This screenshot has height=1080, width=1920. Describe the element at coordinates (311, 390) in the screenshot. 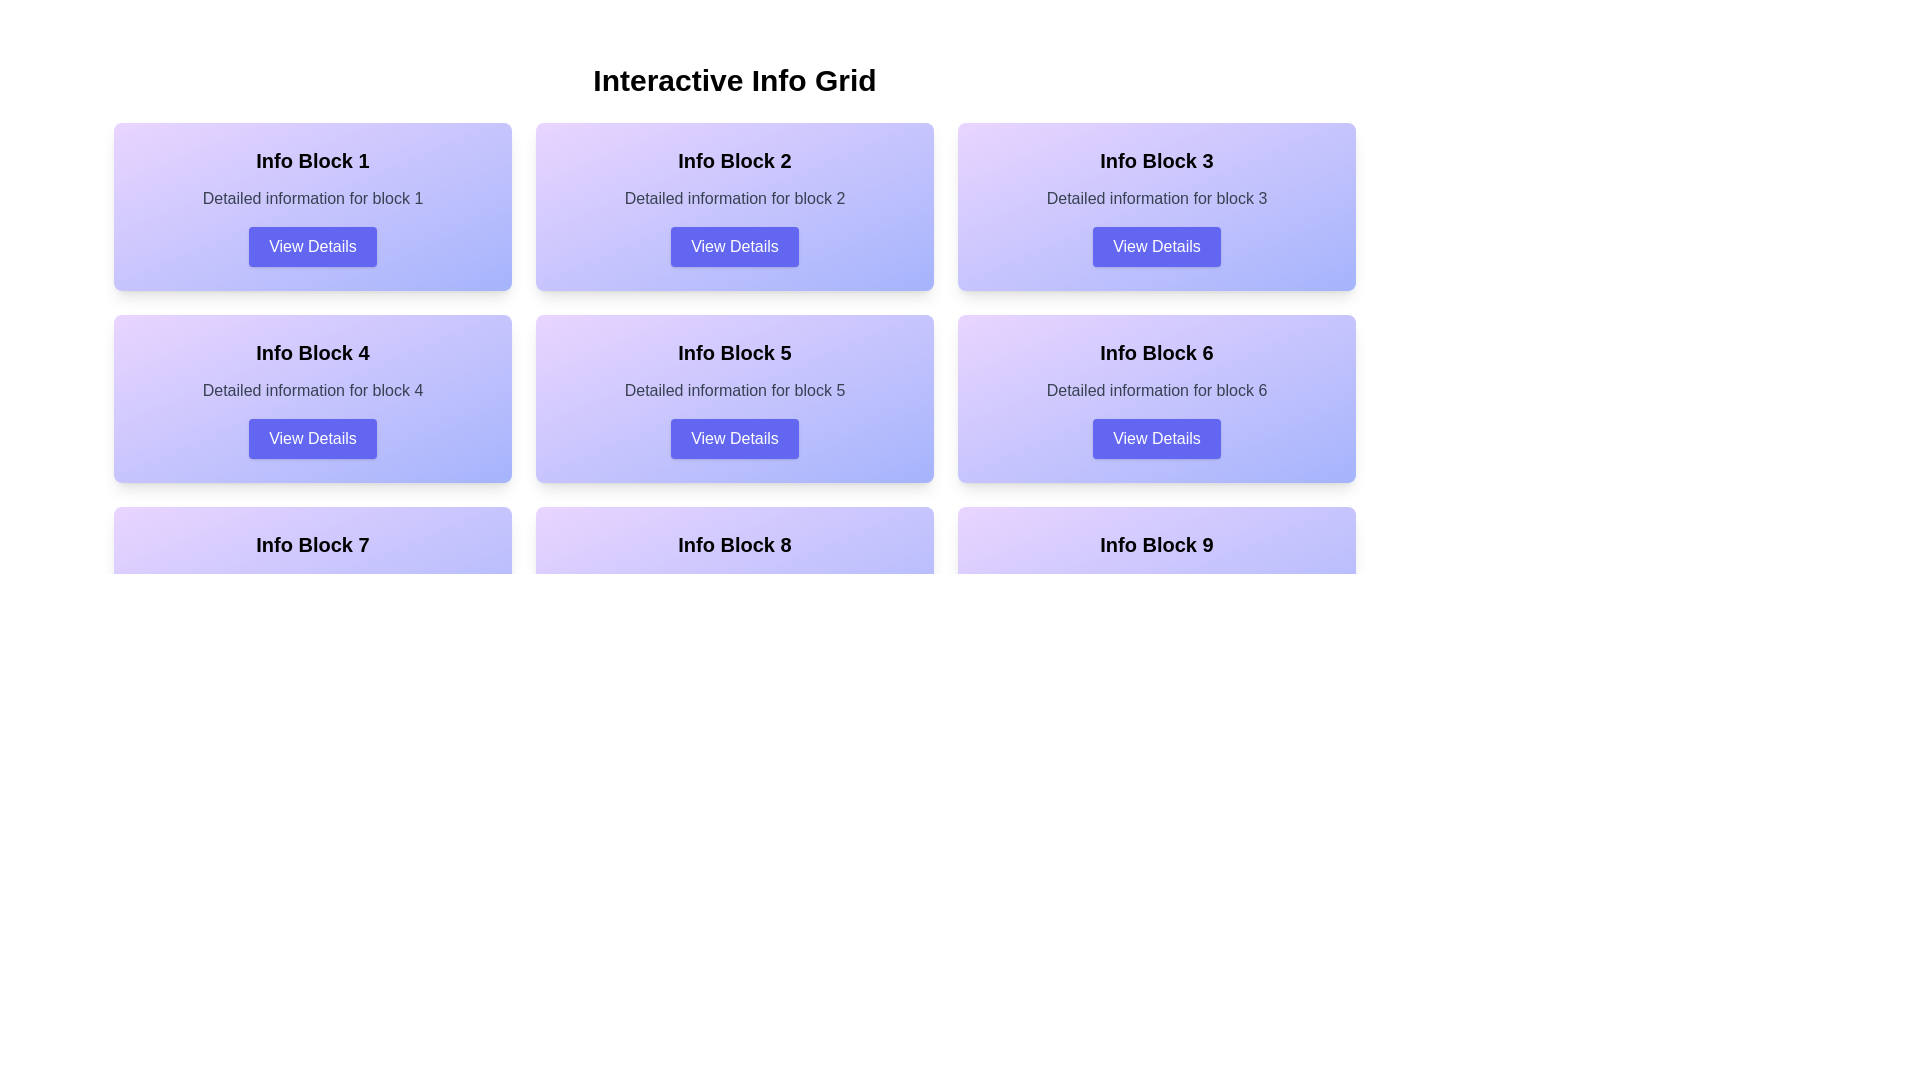

I see `the descriptive text content located within 'Info Block 4', which provides additional context about 'Block 4'` at that location.